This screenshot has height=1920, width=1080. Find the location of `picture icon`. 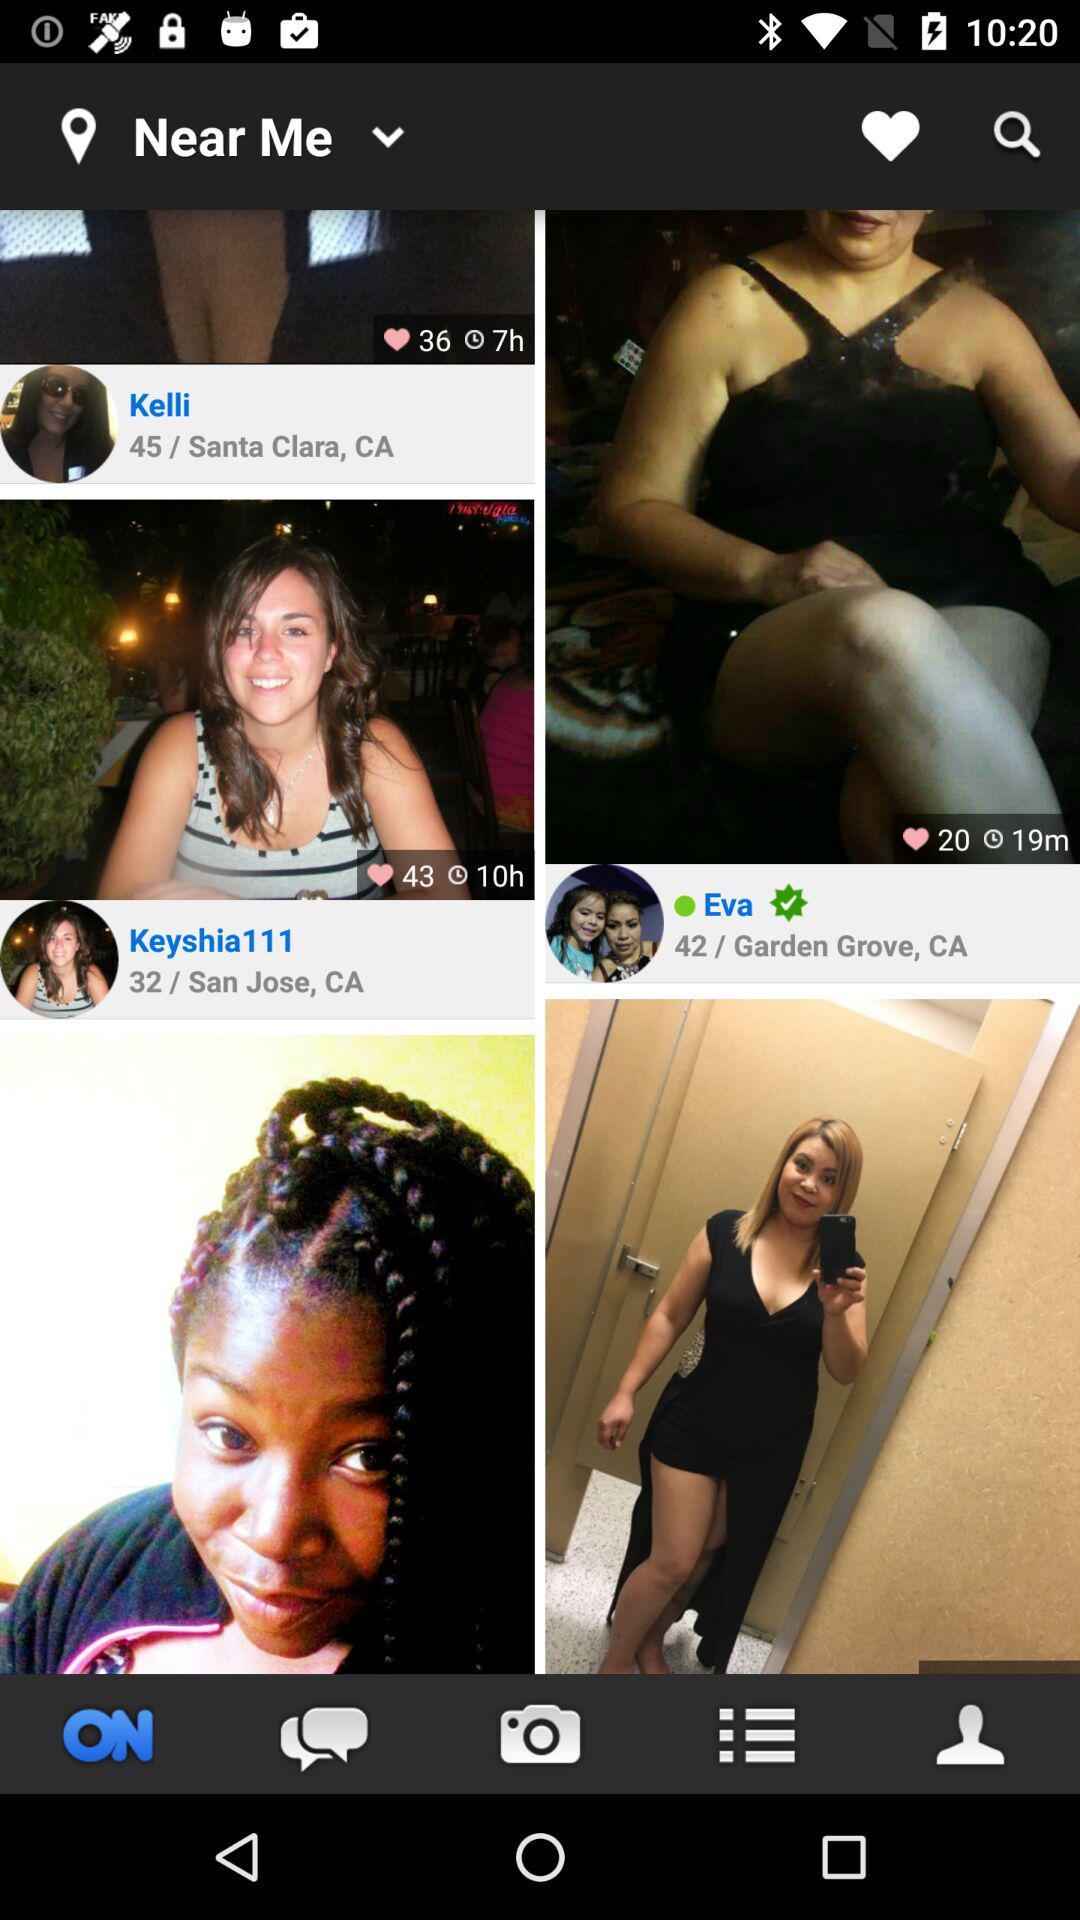

picture icon is located at coordinates (58, 422).